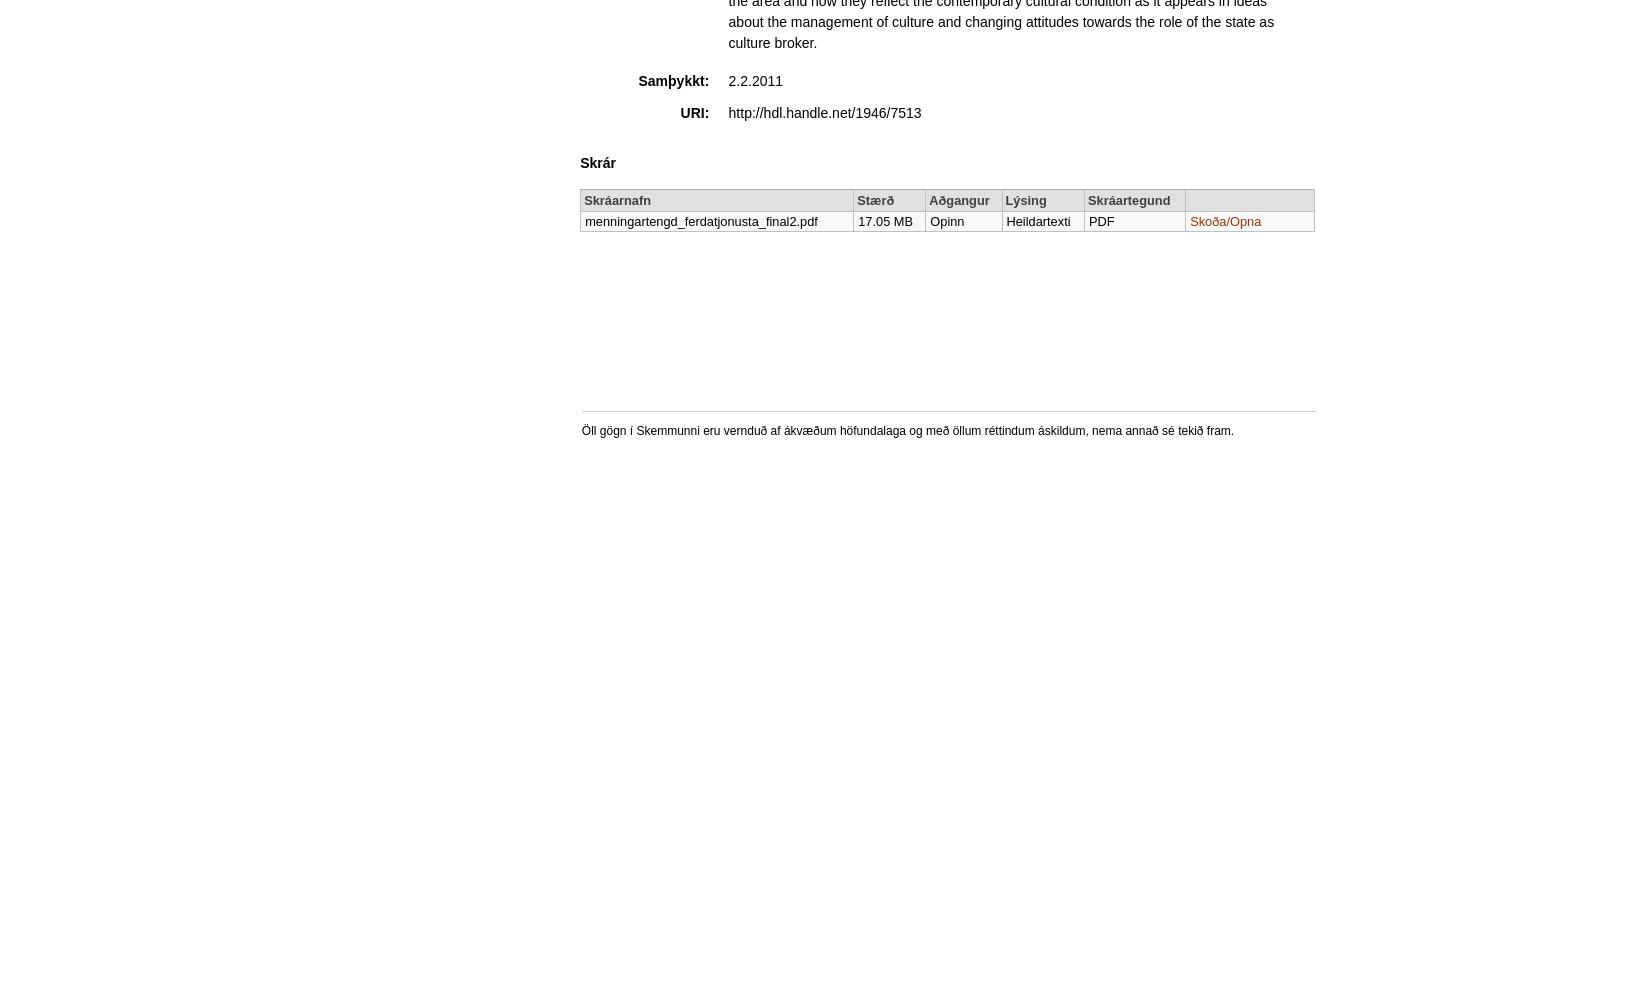 The height and width of the screenshot is (1000, 1650). What do you see at coordinates (885, 220) in the screenshot?
I see `'17.05 MB'` at bounding box center [885, 220].